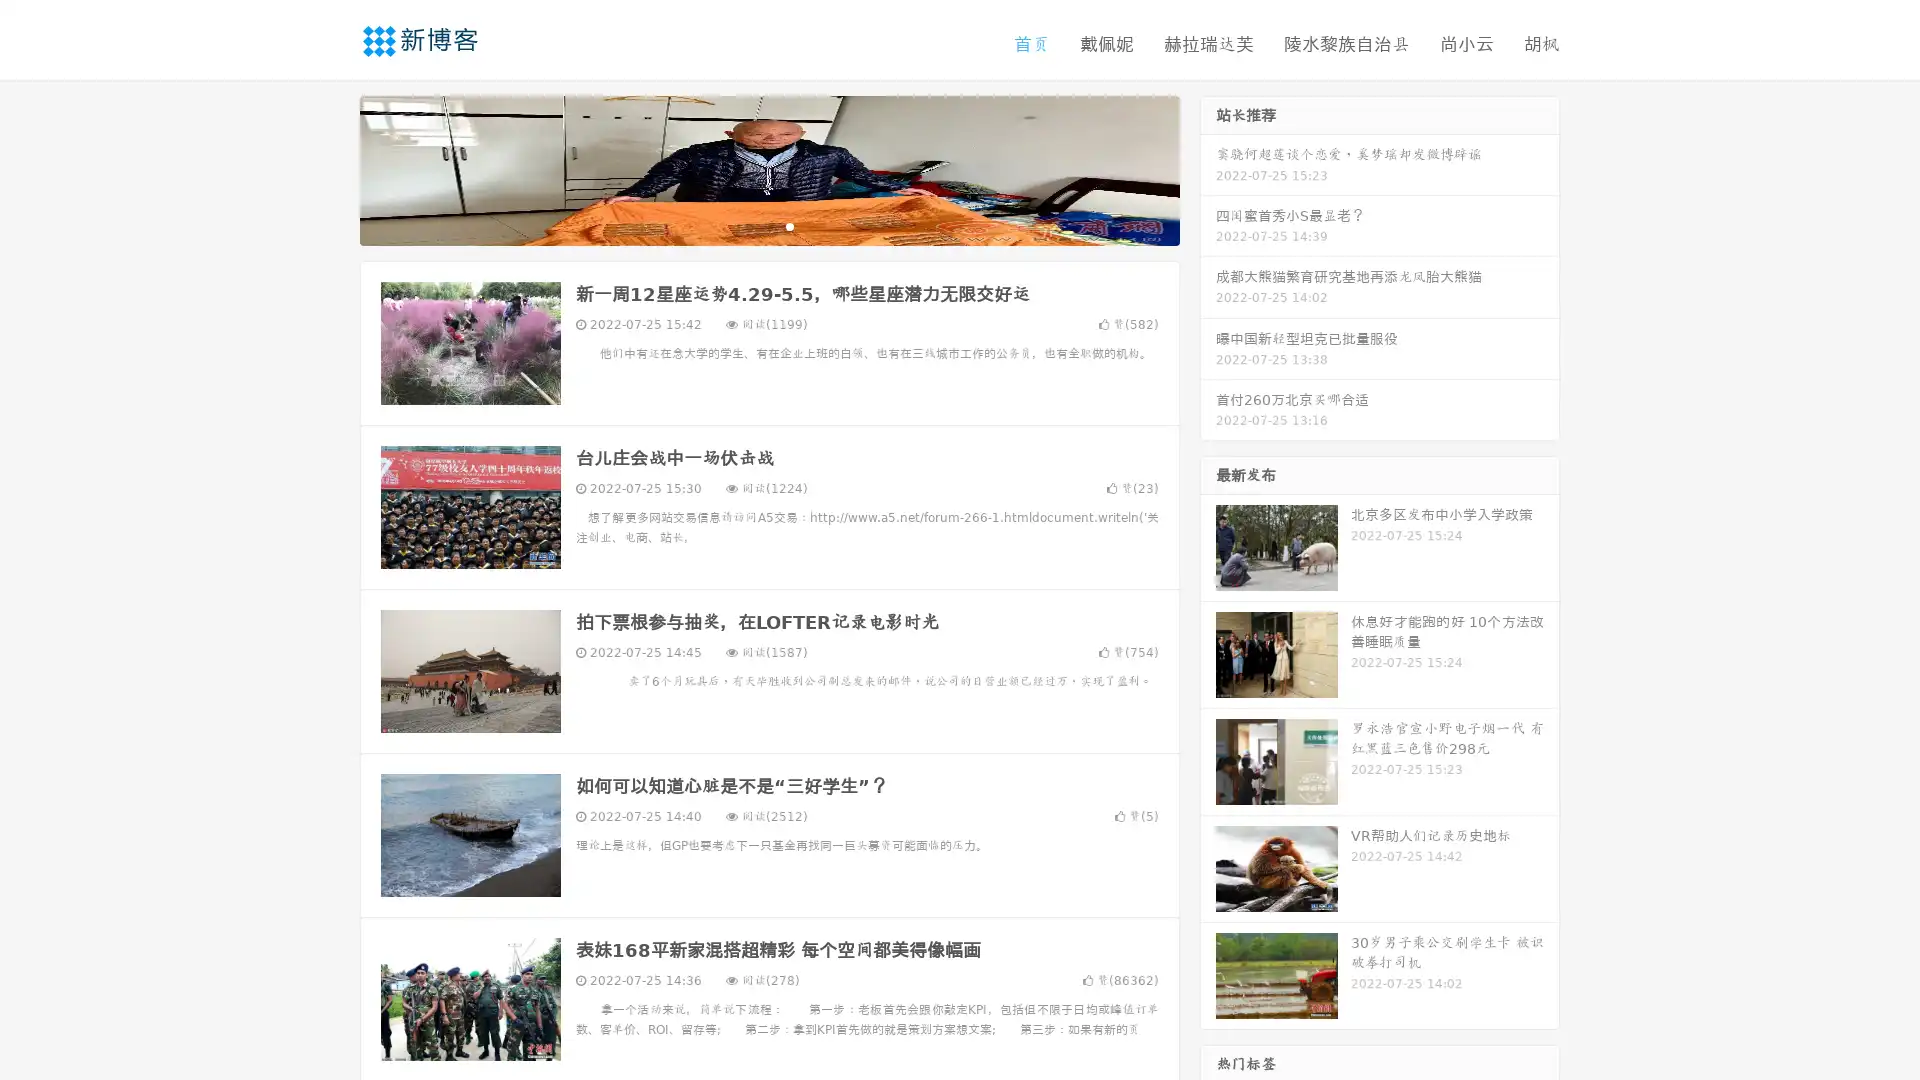 The height and width of the screenshot is (1080, 1920). Describe the element at coordinates (789, 225) in the screenshot. I see `Go to slide 3` at that location.